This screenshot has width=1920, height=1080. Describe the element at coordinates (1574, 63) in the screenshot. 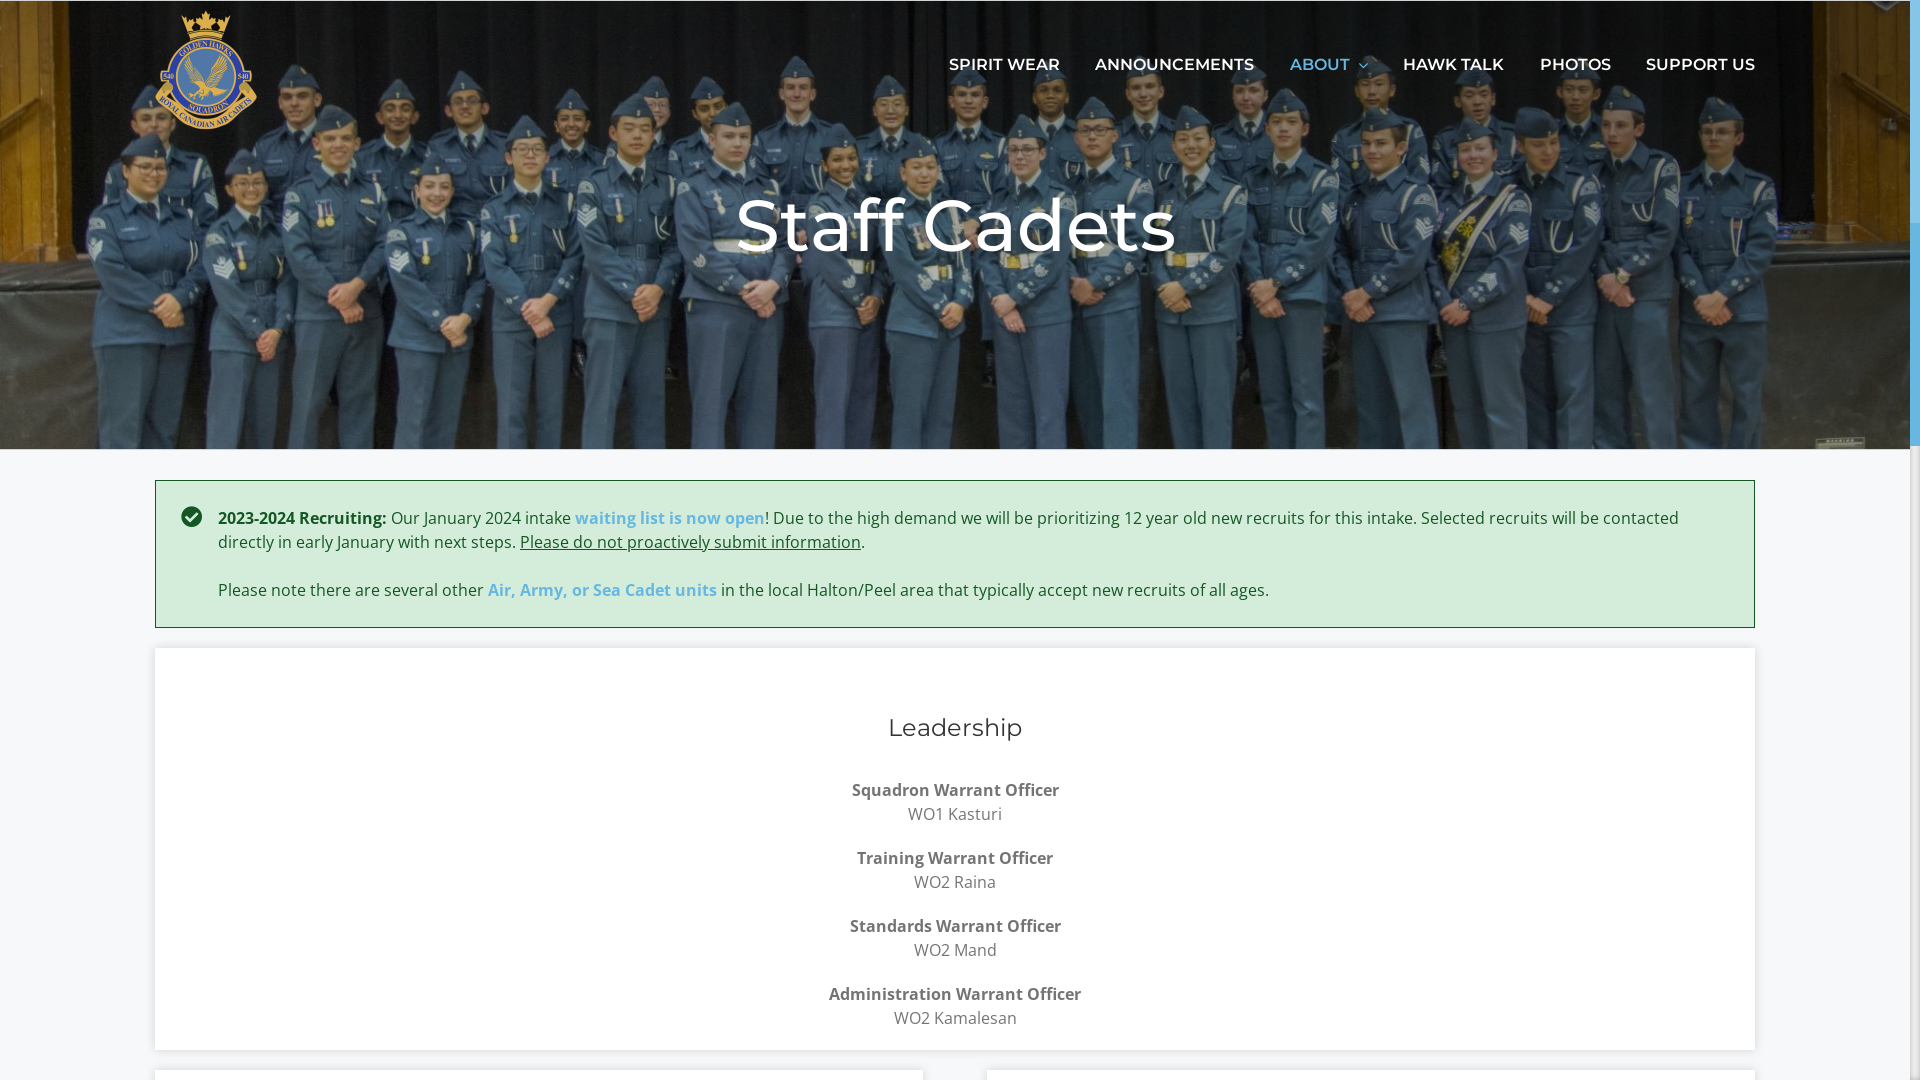

I see `'PHOTOS'` at that location.